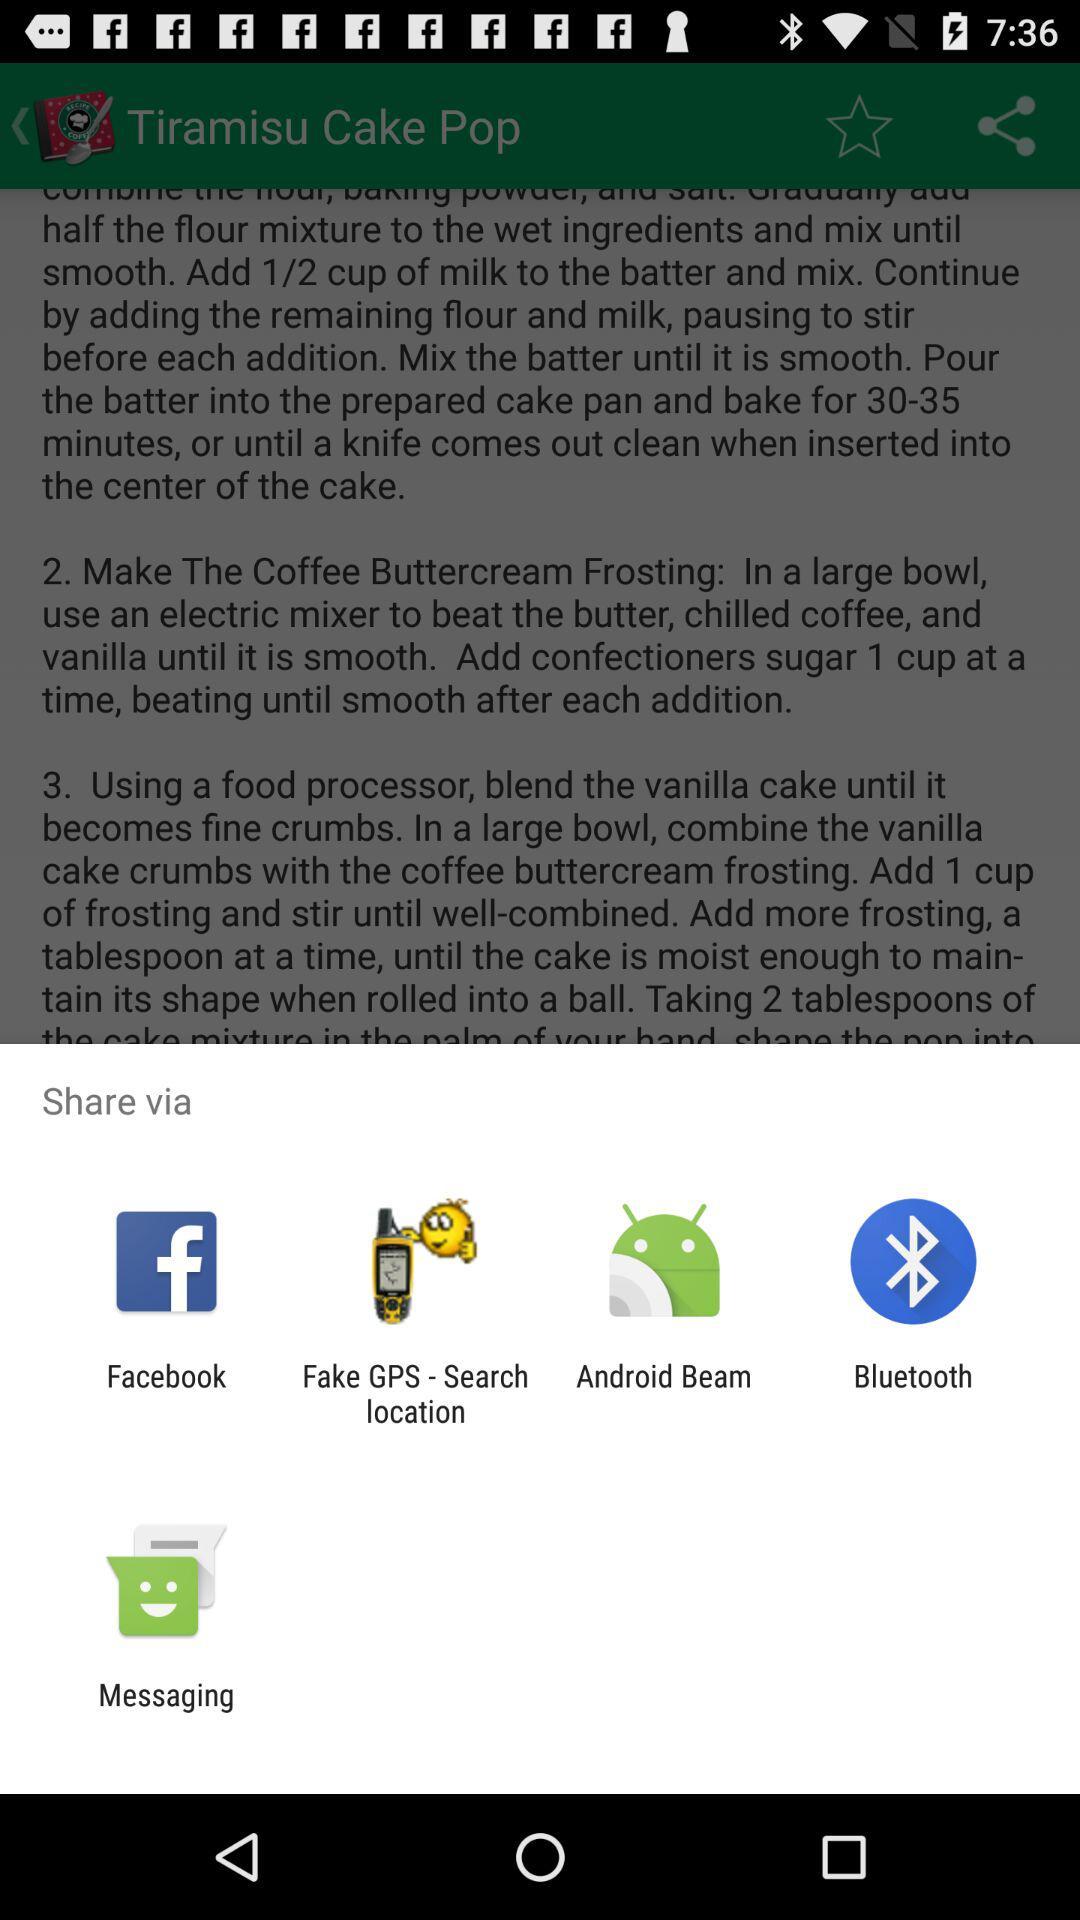  Describe the element at coordinates (664, 1392) in the screenshot. I see `android beam item` at that location.